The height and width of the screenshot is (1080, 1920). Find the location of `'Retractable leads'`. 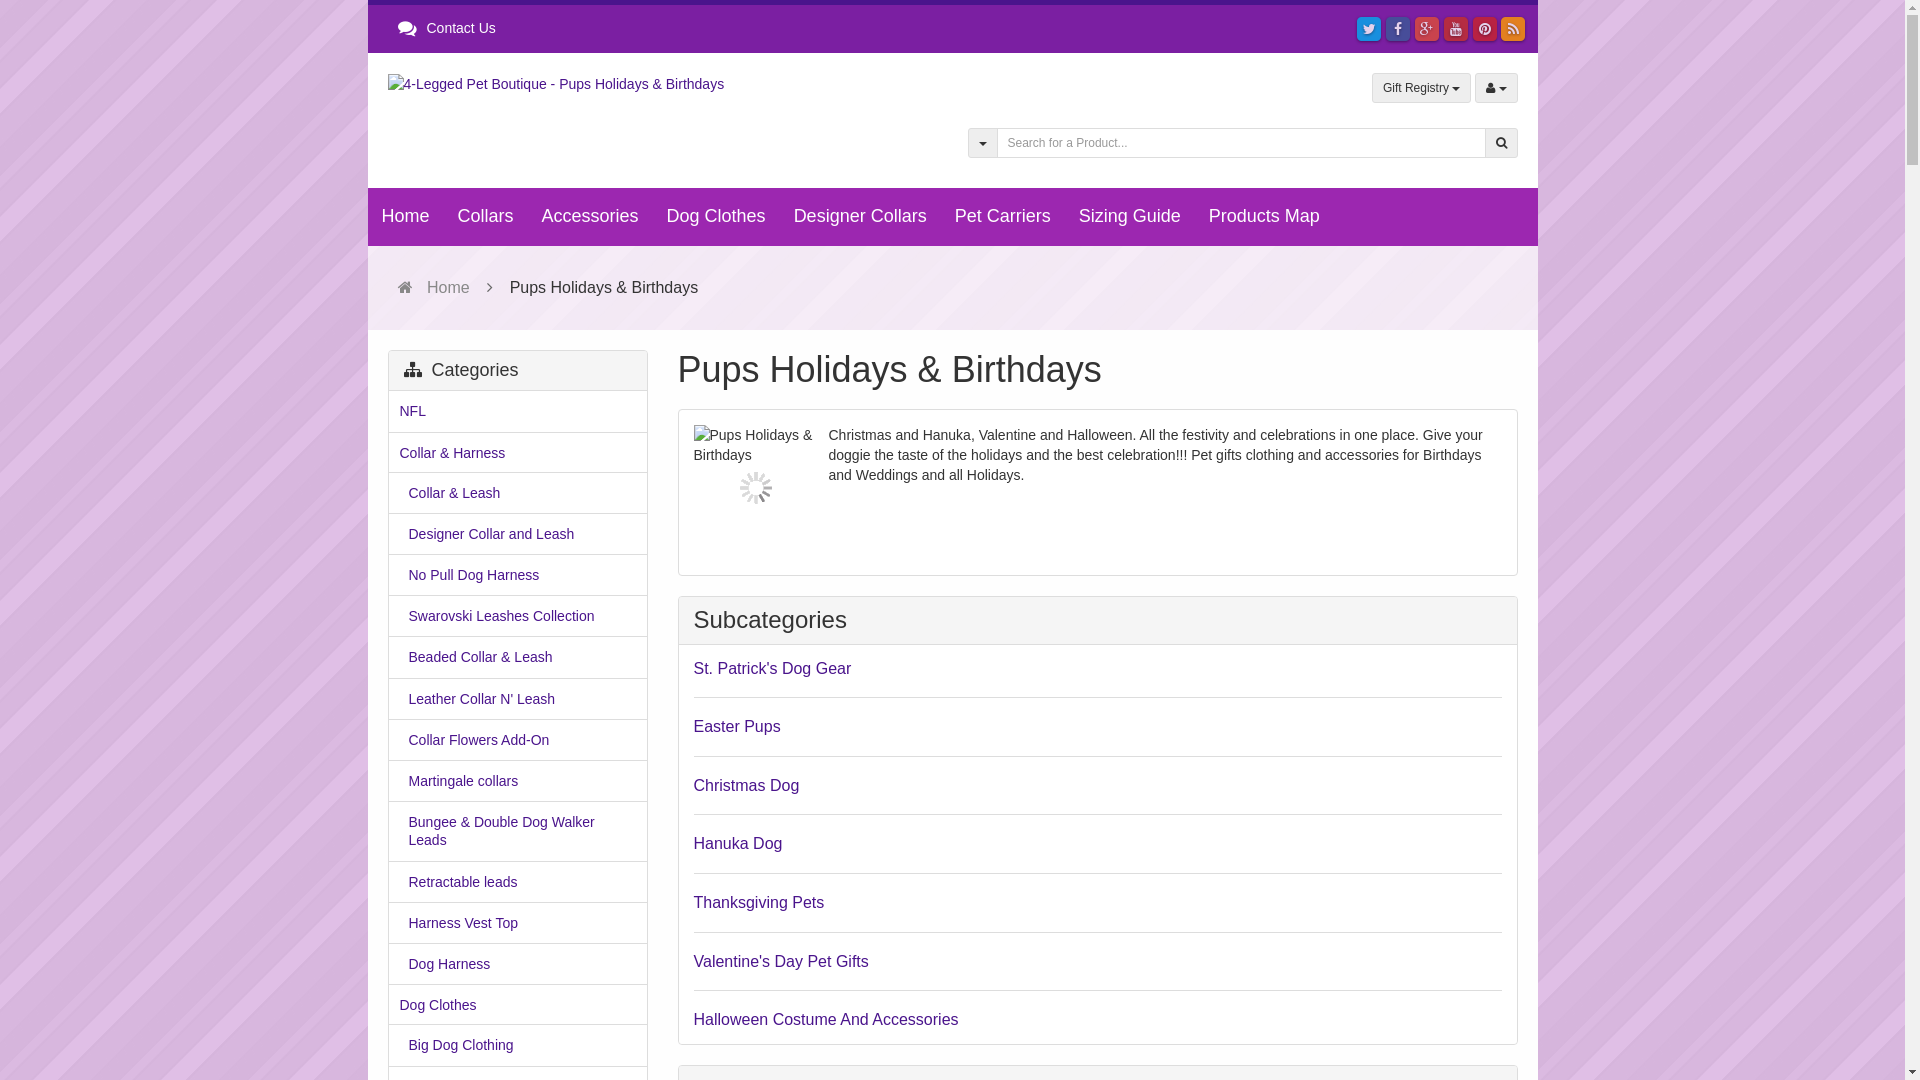

'Retractable leads' is located at coordinates (517, 880).